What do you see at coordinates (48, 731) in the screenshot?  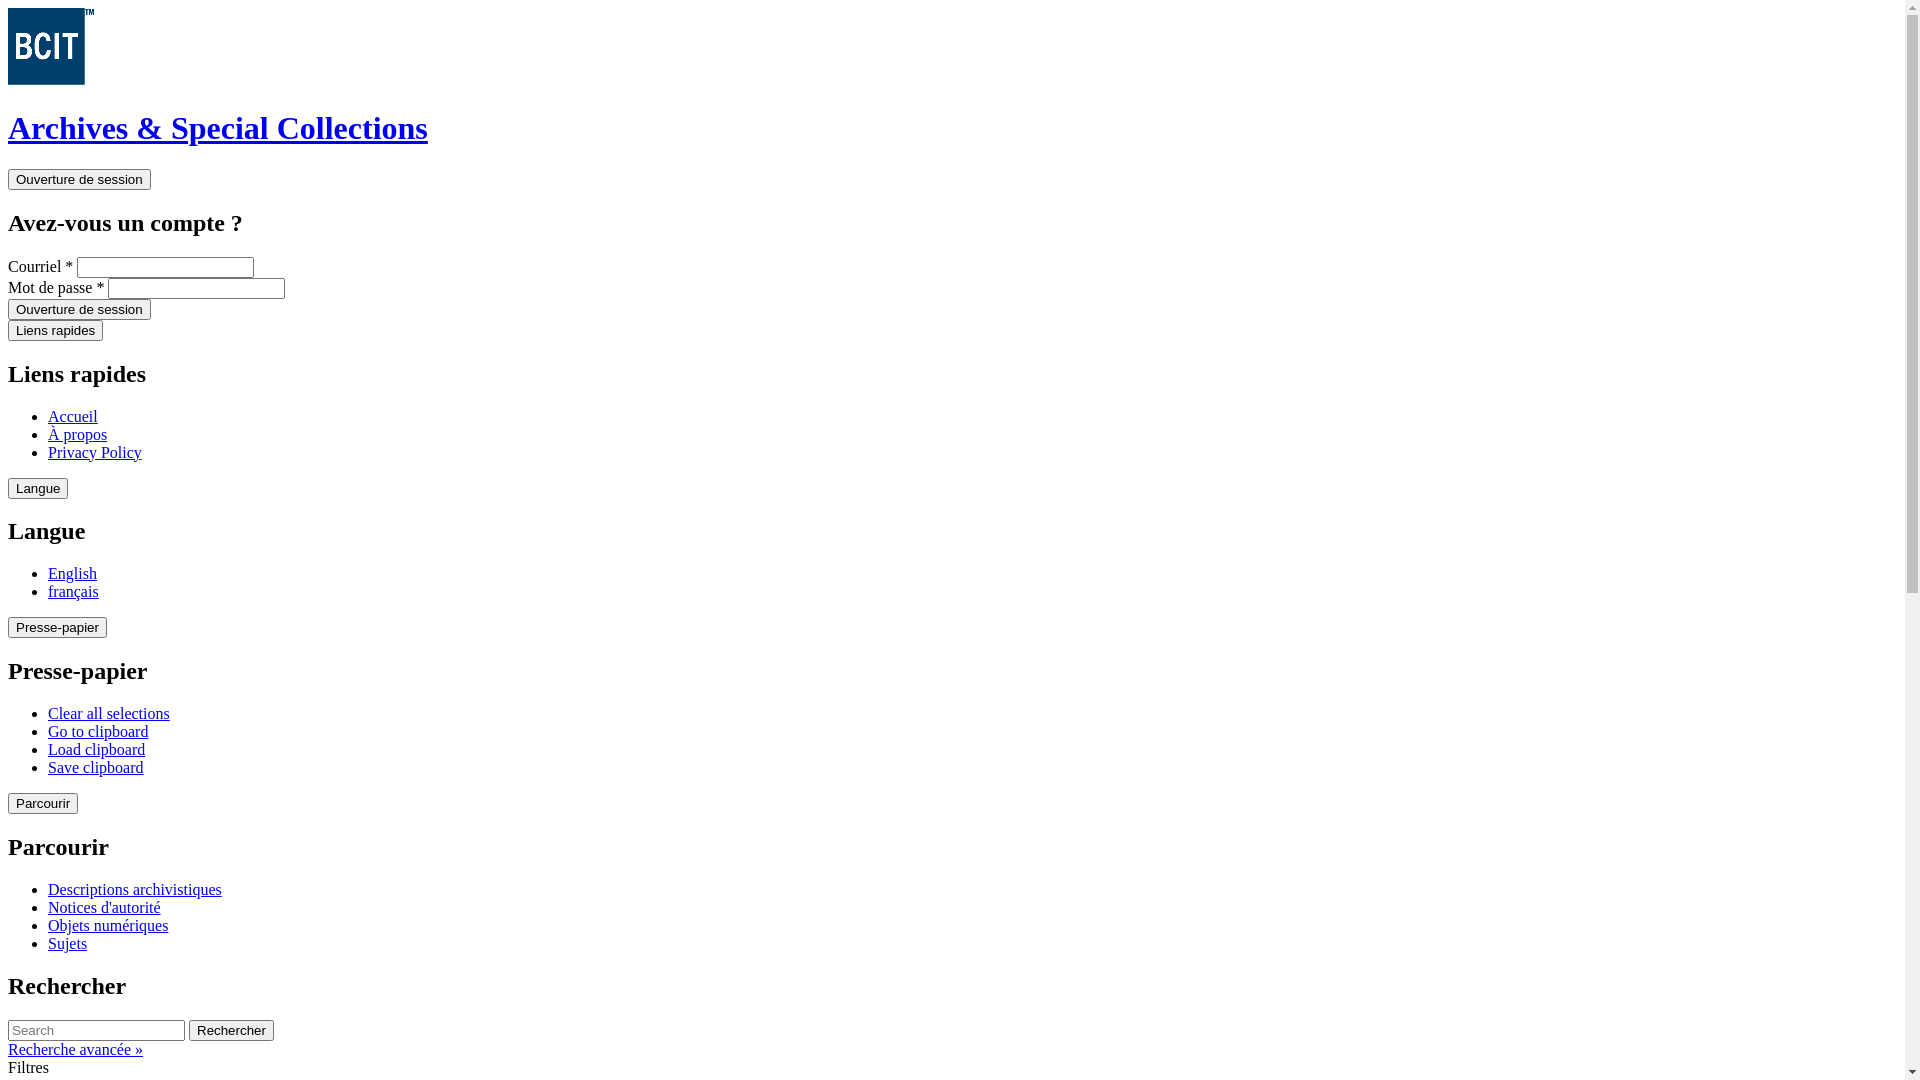 I see `'Go to clipboard'` at bounding box center [48, 731].